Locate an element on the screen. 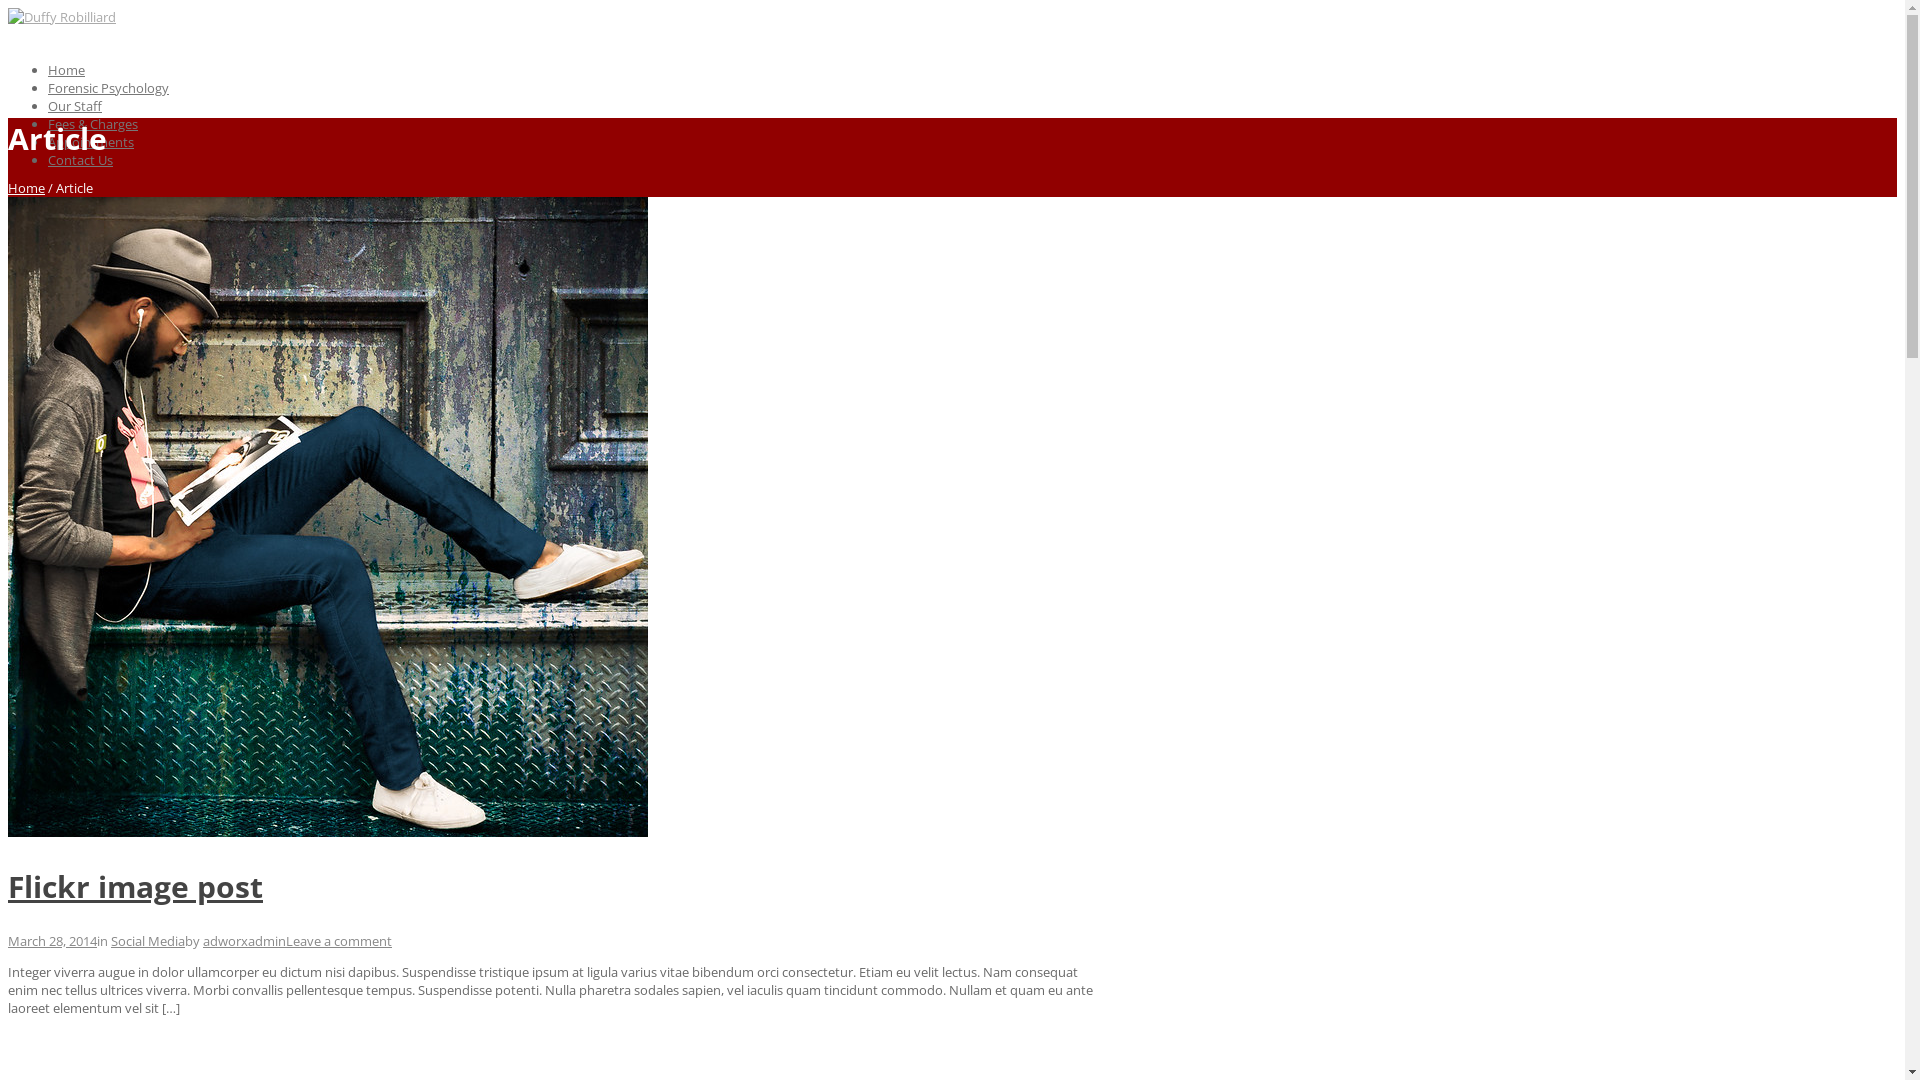 Image resolution: width=1920 pixels, height=1080 pixels. 'Forensic Psychology' is located at coordinates (107, 87).